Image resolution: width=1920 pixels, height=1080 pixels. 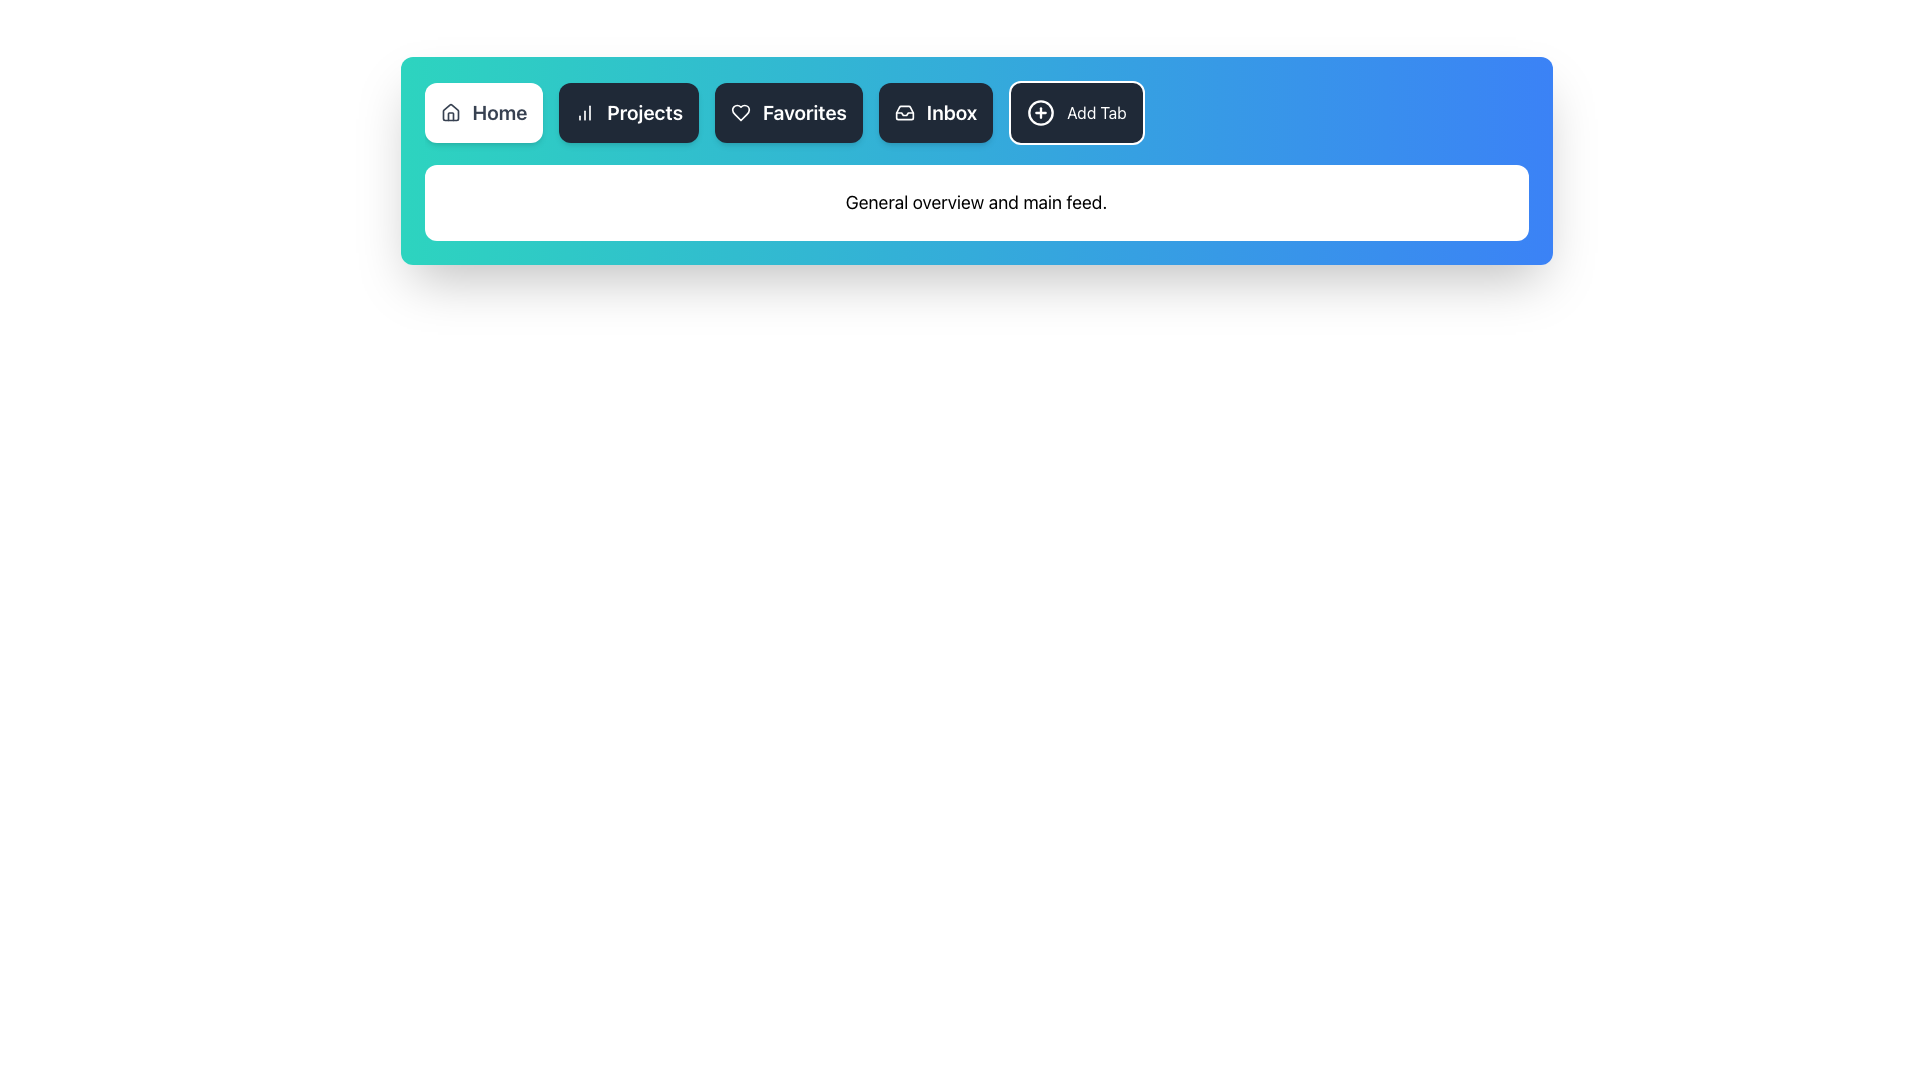 I want to click on the circular outline of the '+' icon within the 'Add Tab' button located at the top-right corner of the interface navigation bar, so click(x=1040, y=112).